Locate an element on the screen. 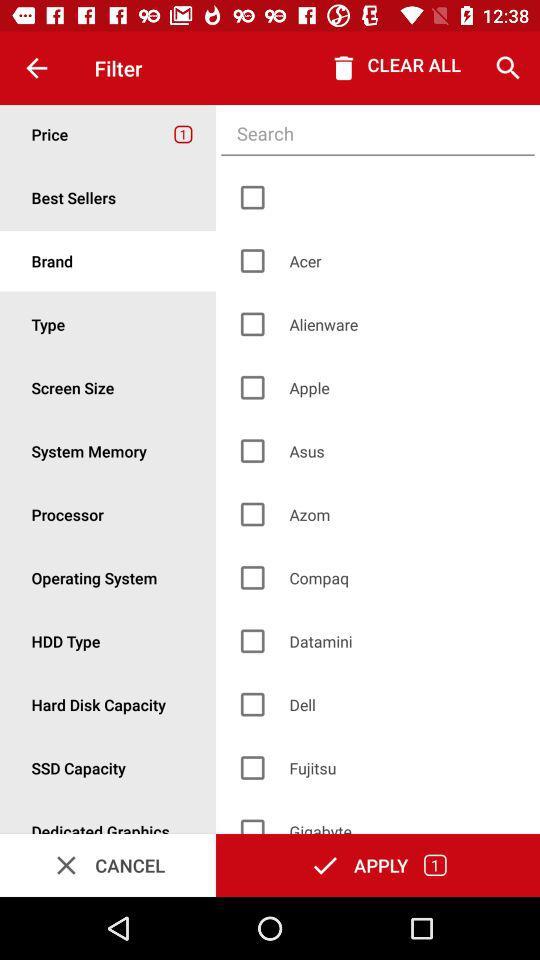 The height and width of the screenshot is (960, 540). the more icon is located at coordinates (108, 197).